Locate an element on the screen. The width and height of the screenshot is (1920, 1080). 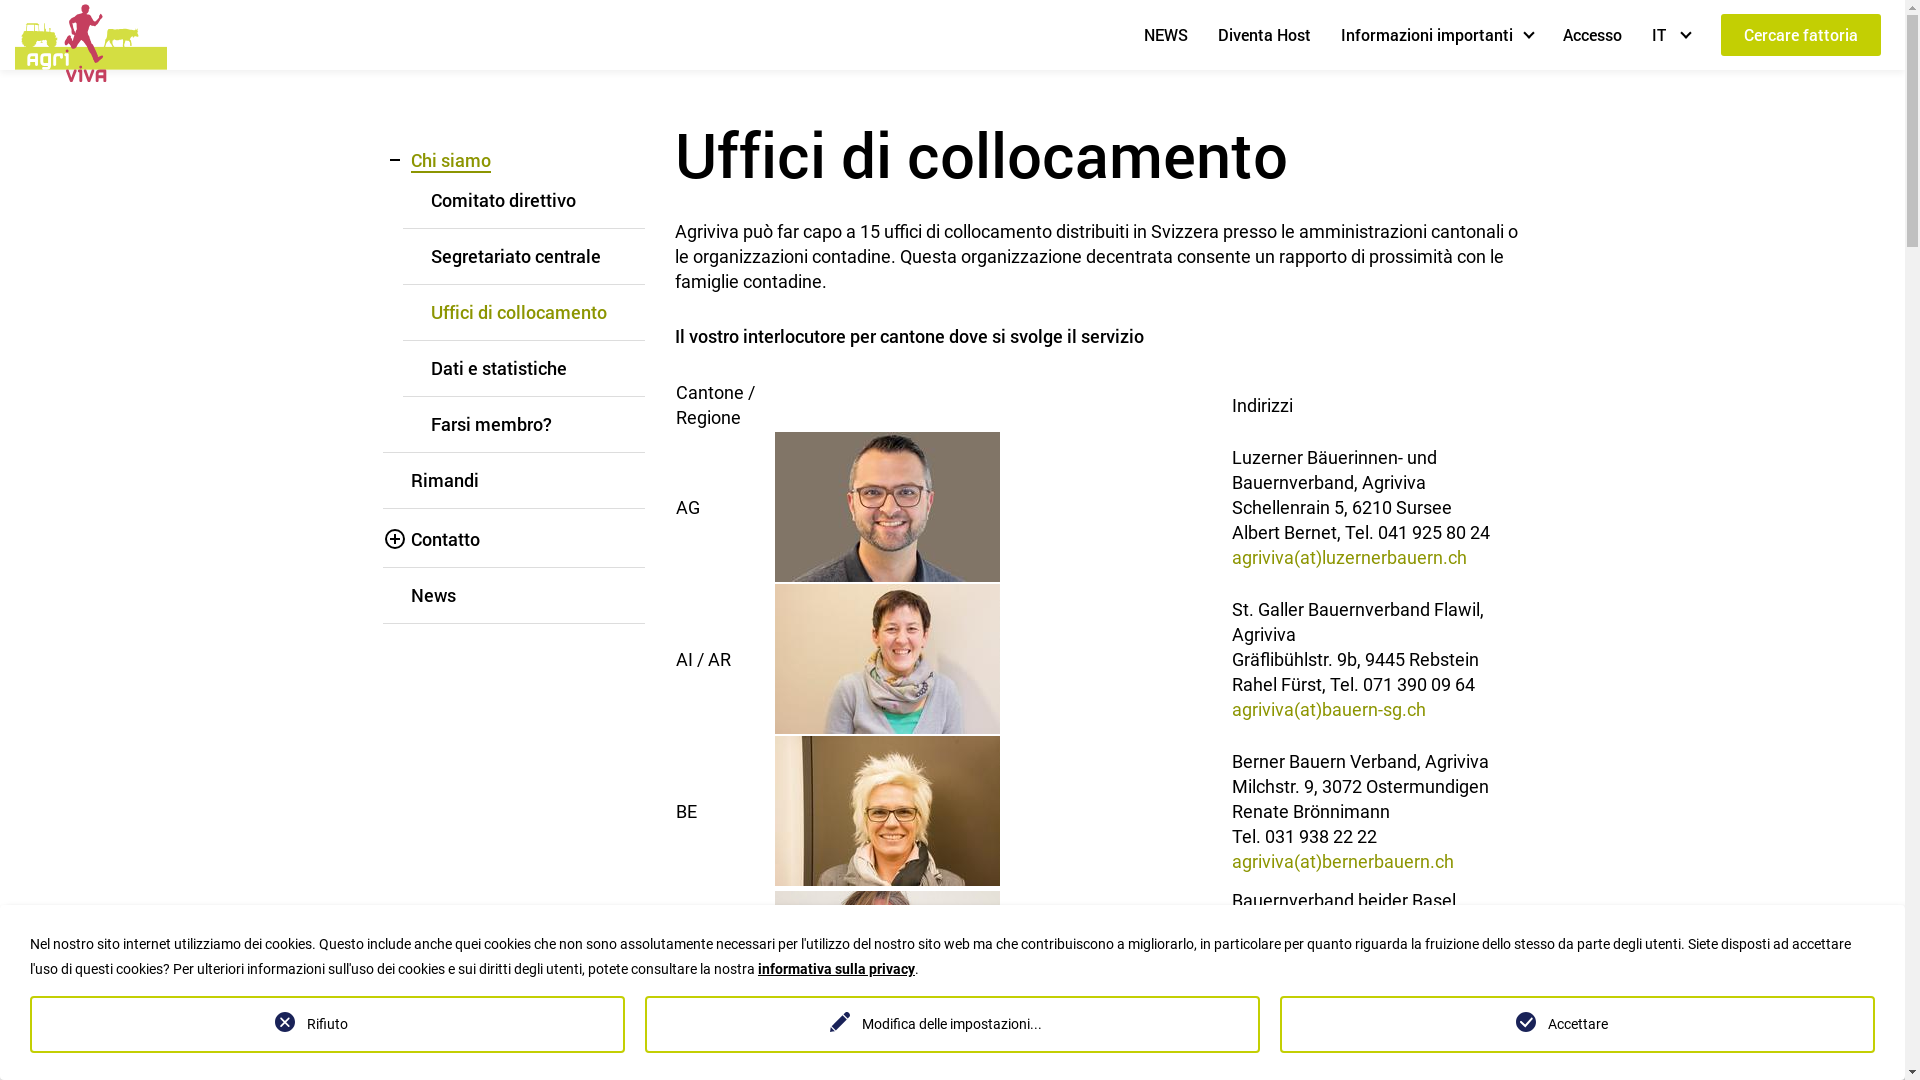
'agriviva(at)luzernerbauern.ch' is located at coordinates (1349, 556).